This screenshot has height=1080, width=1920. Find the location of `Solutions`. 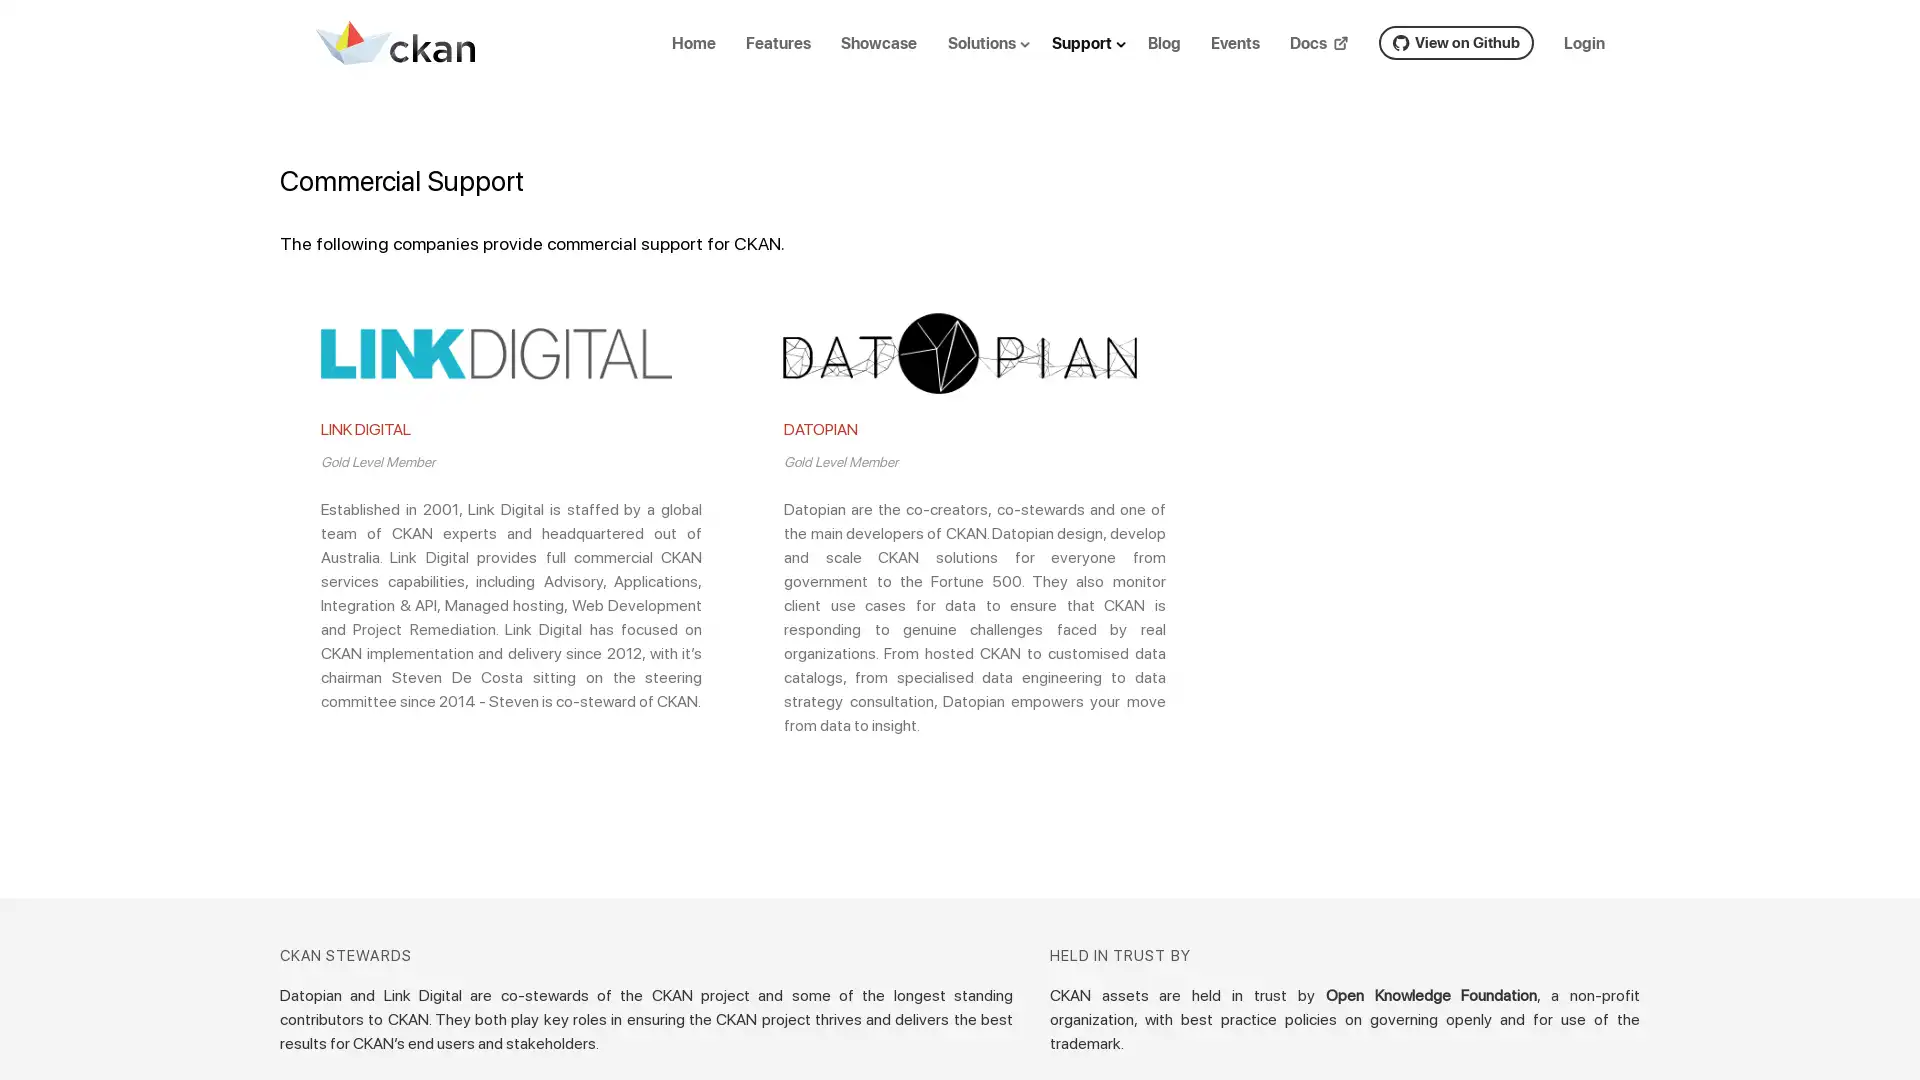

Solutions is located at coordinates (1003, 58).